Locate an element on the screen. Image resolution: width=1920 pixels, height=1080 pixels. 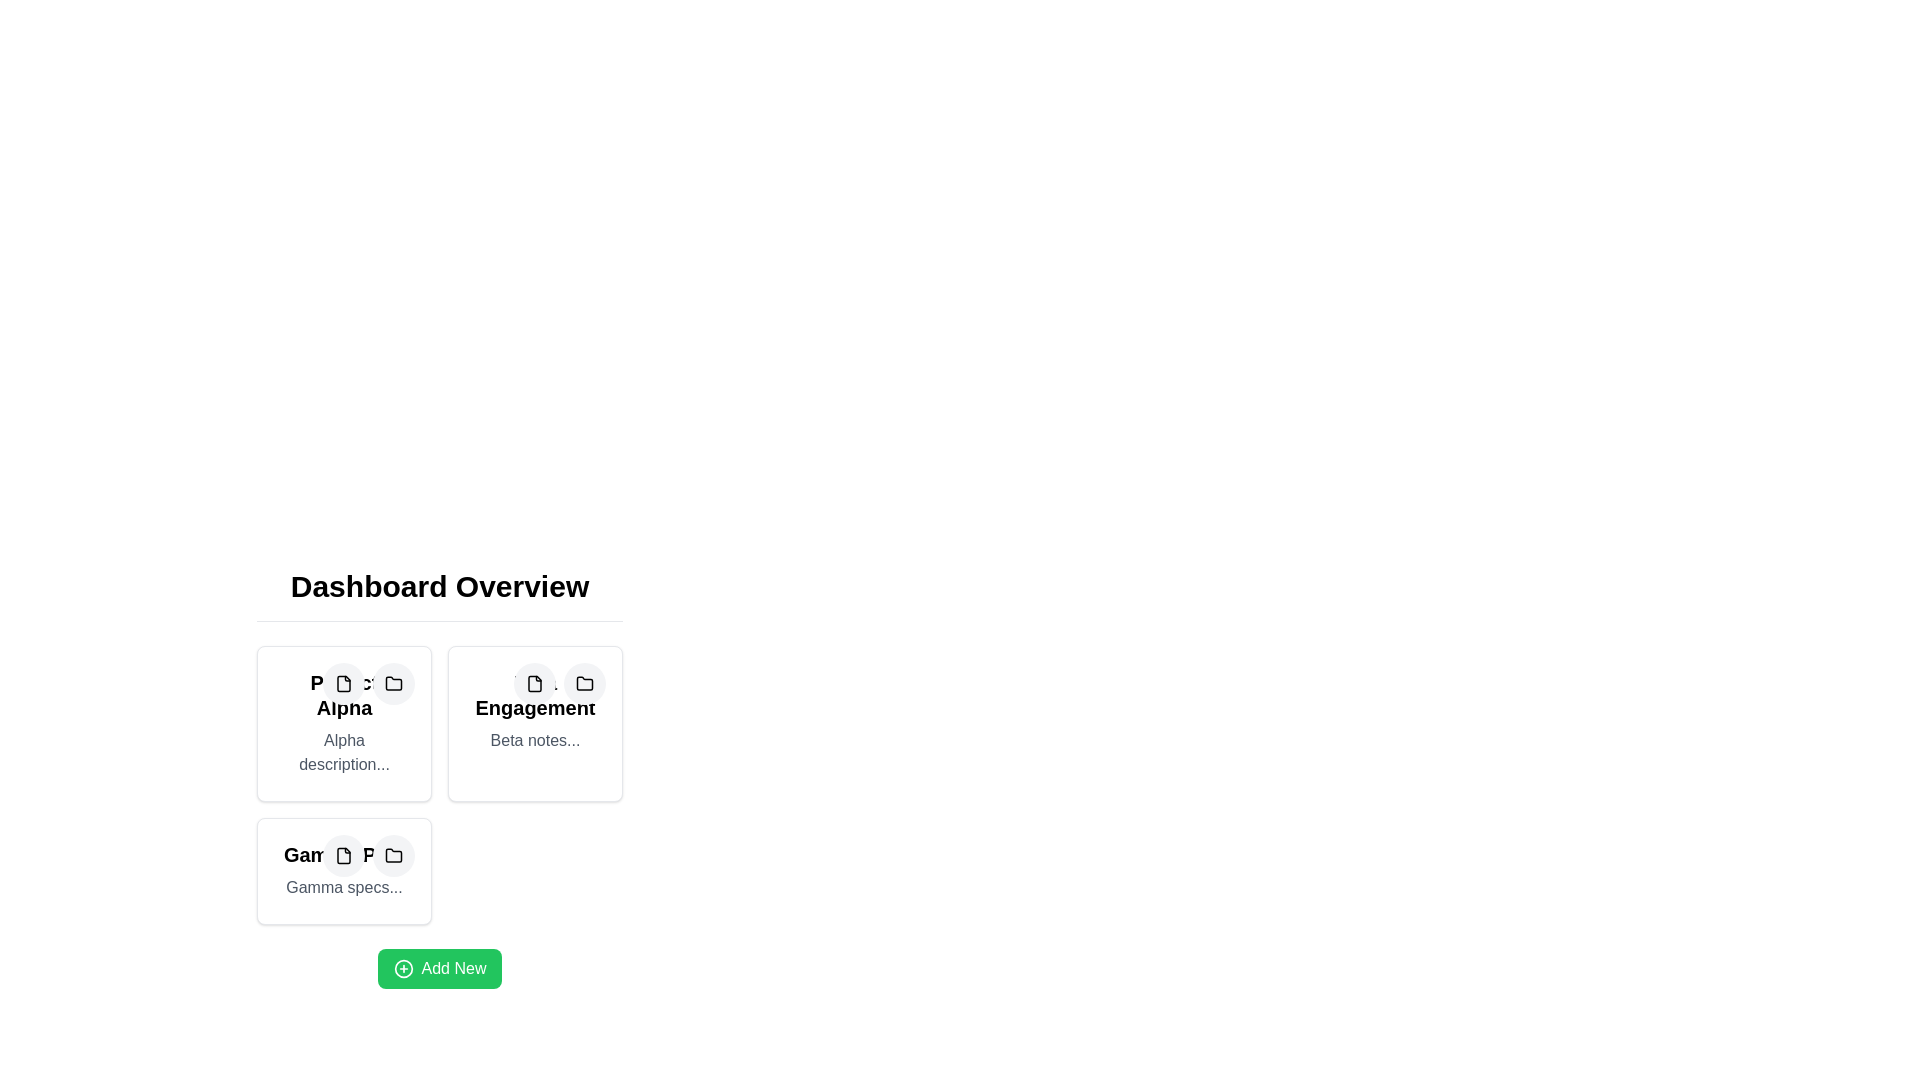
the small folder icon, which is the rightmost icon in the toolbar section of the third card in the bottom row of a 2x2 card grid layout is located at coordinates (393, 855).